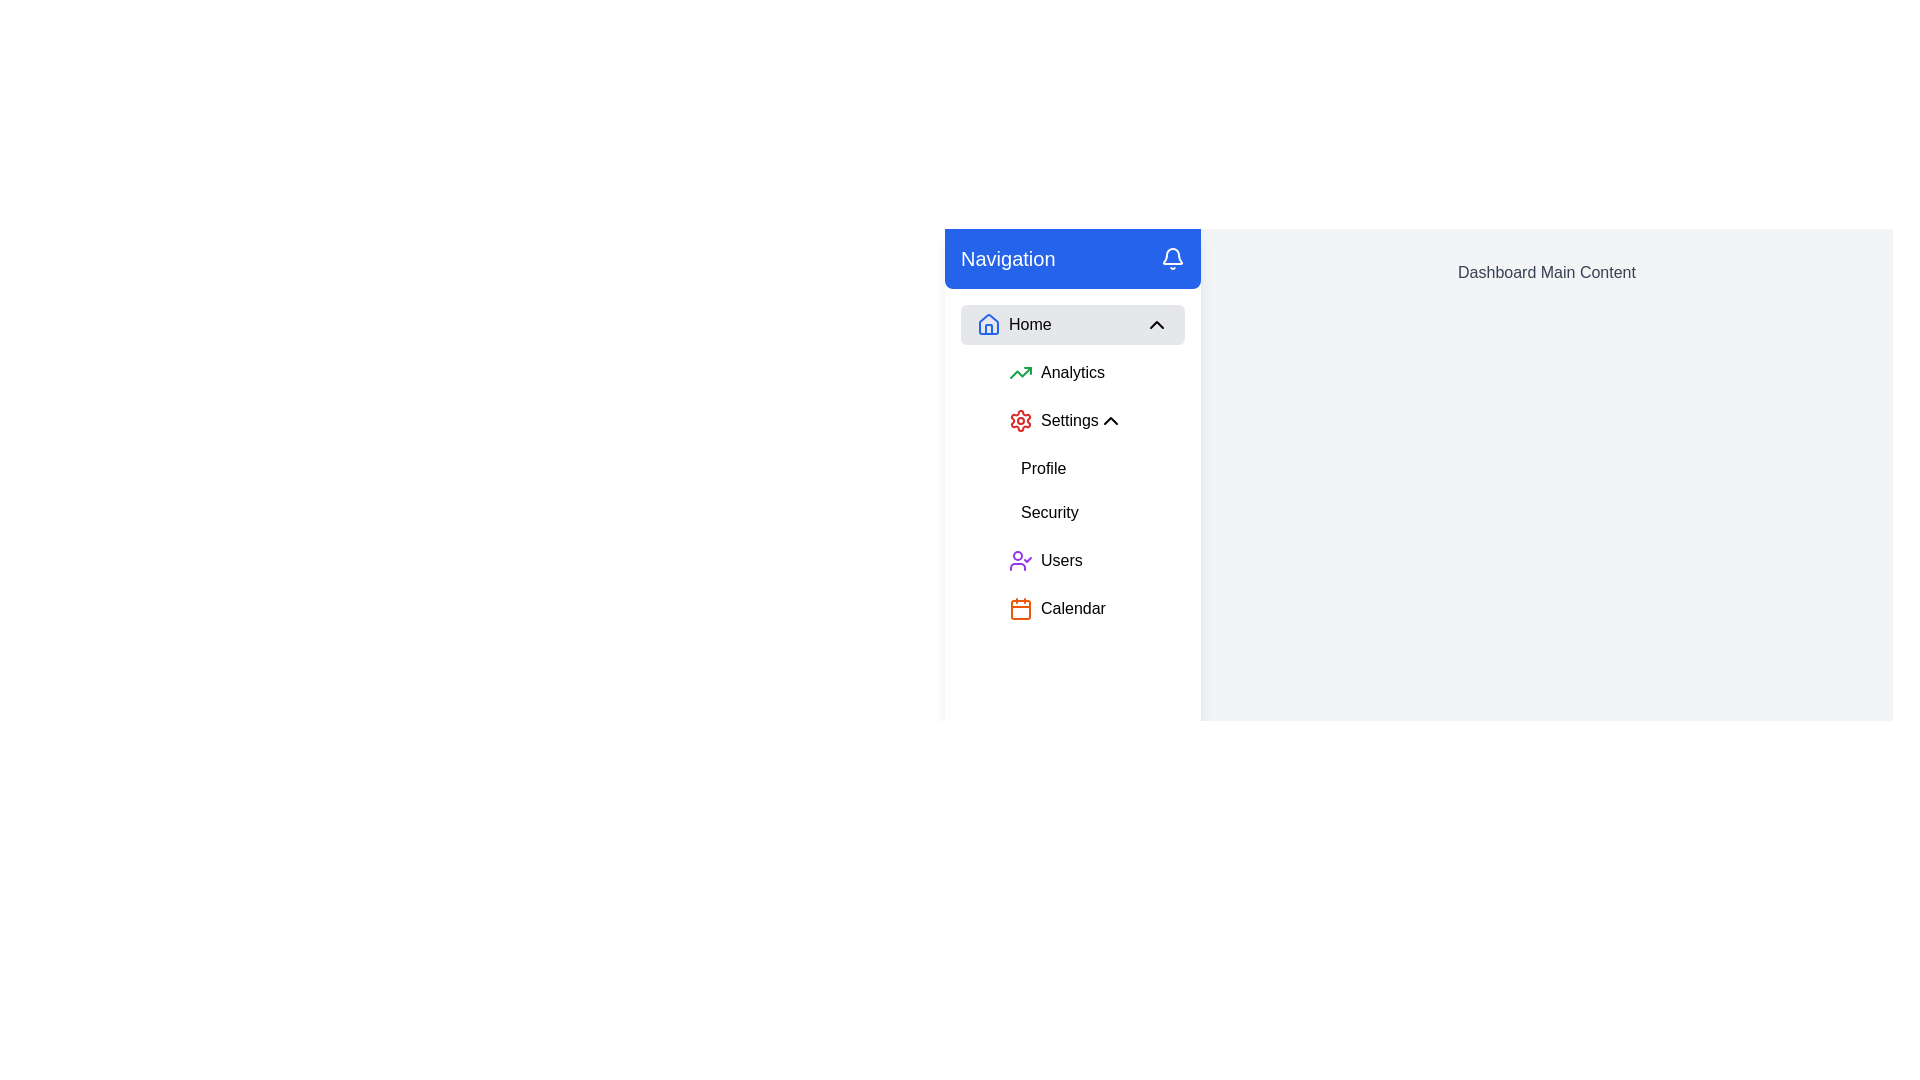 This screenshot has width=1920, height=1080. Describe the element at coordinates (1021, 560) in the screenshot. I see `the 'Users' navigation icon located to the left of the 'Users' text in the left navigation menu` at that location.